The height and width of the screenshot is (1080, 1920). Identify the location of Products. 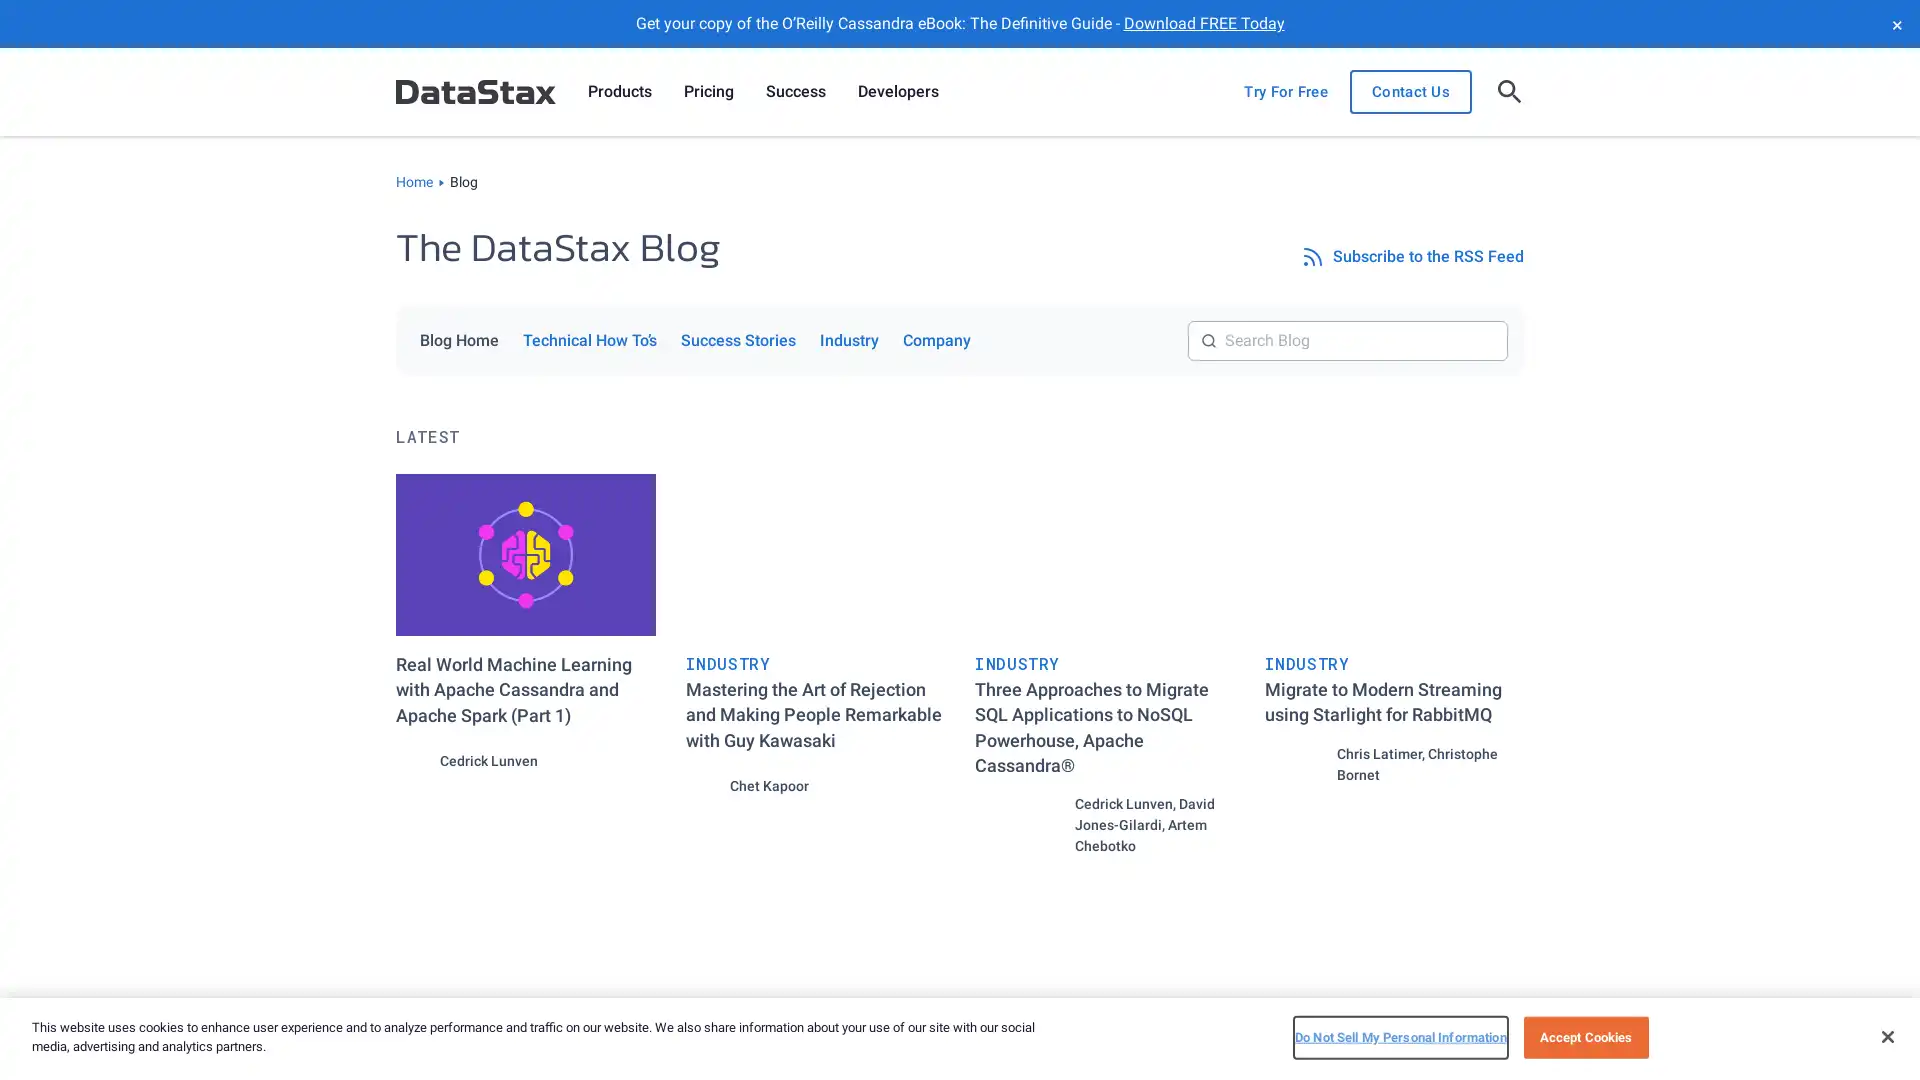
(618, 92).